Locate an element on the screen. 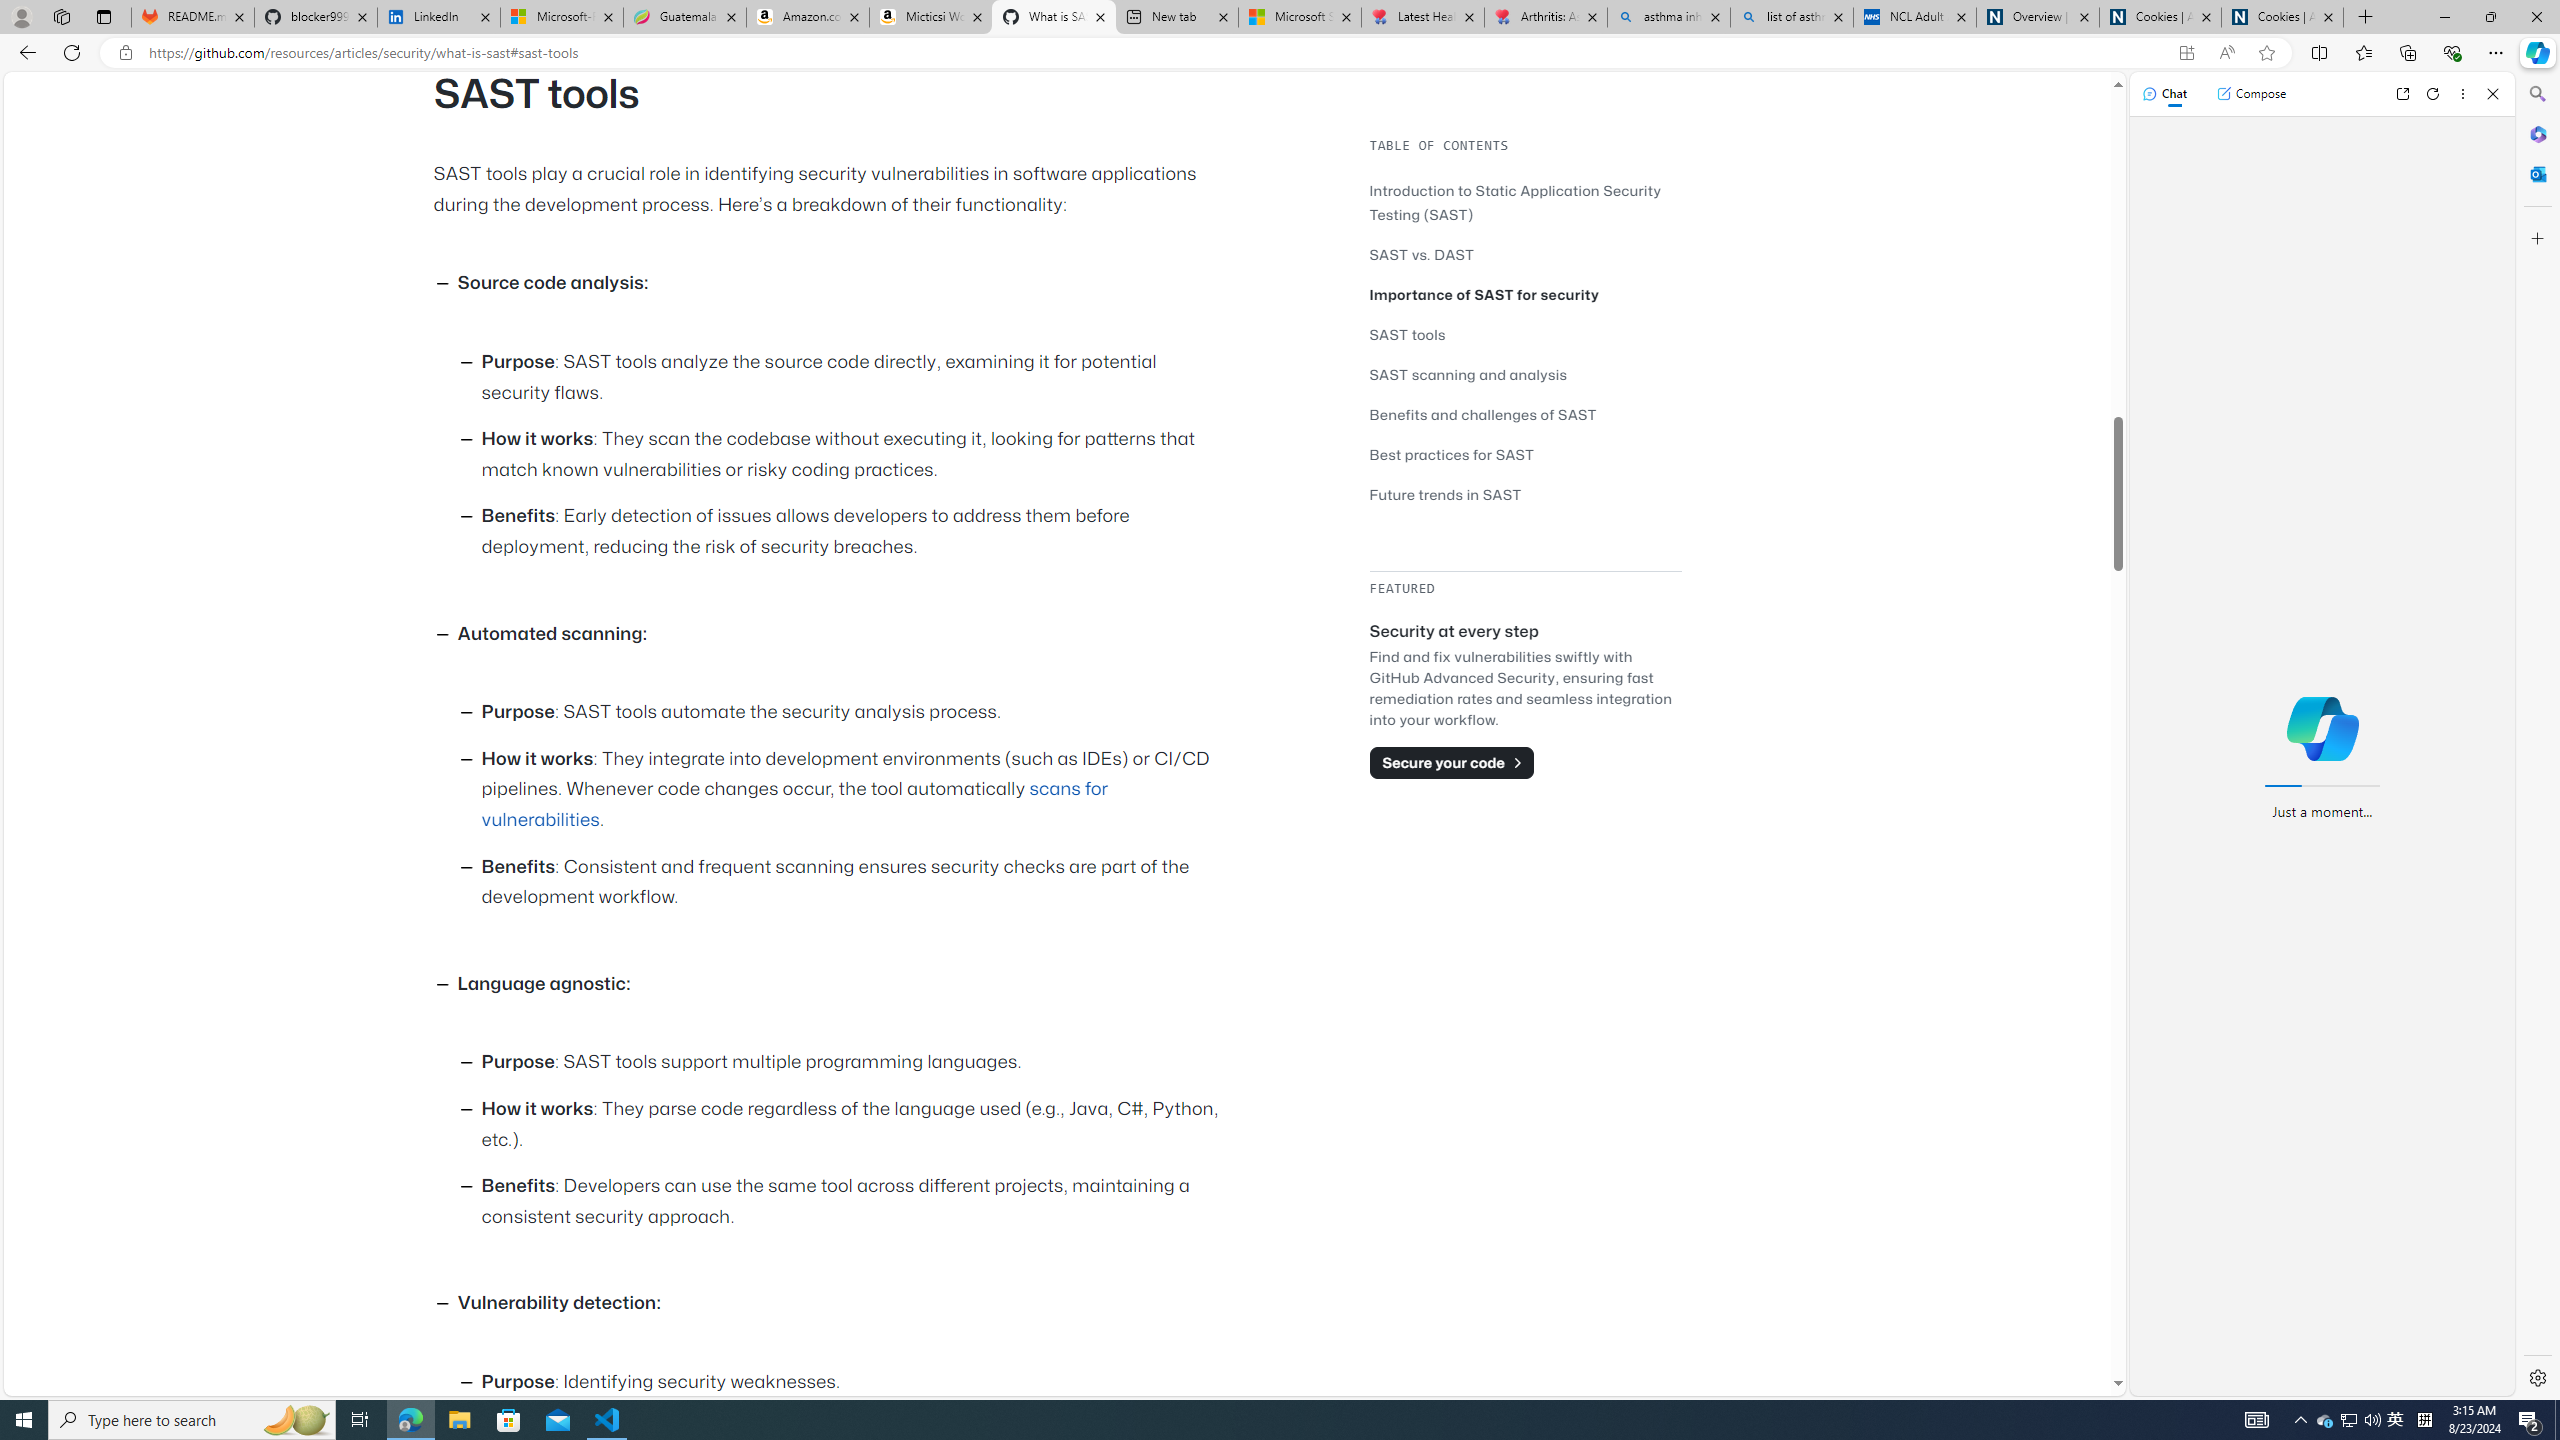 This screenshot has width=2560, height=1440. 'Cookies | About | NICE' is located at coordinates (2282, 16).